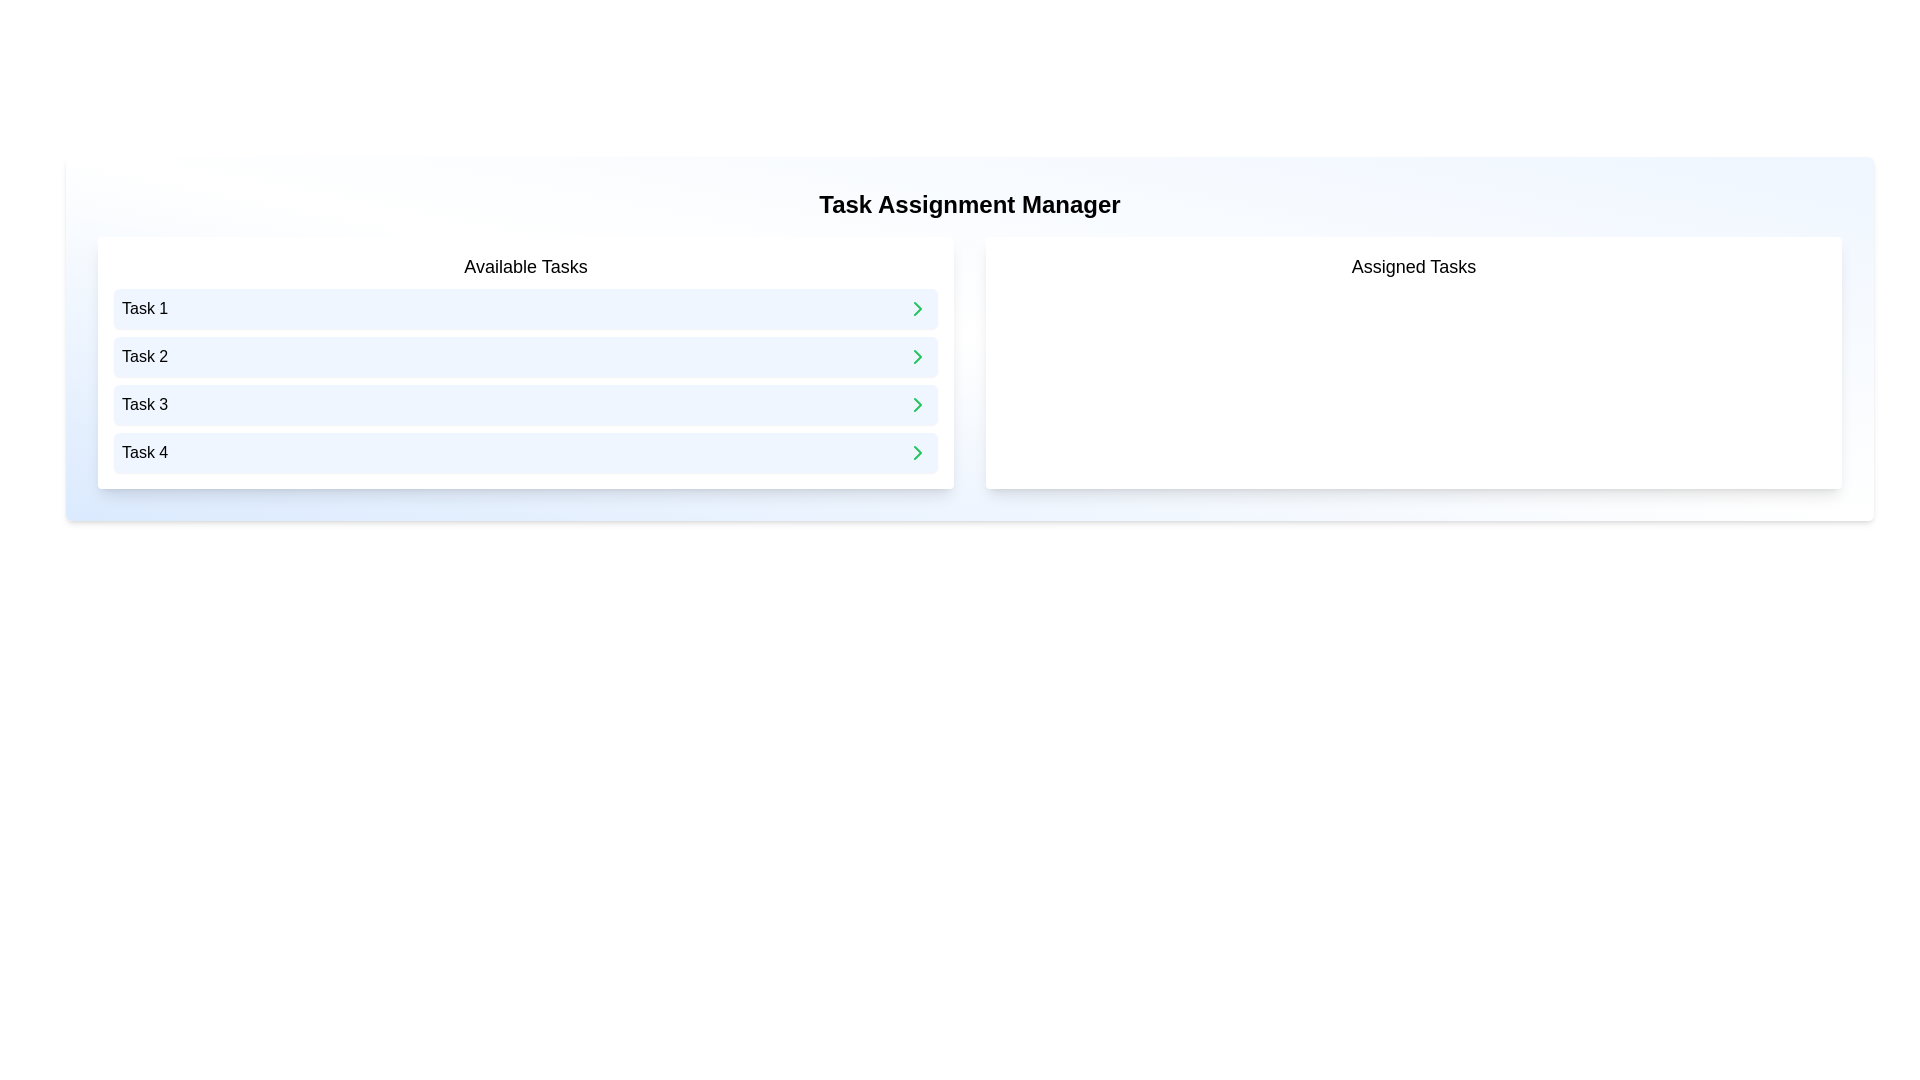 Image resolution: width=1920 pixels, height=1080 pixels. Describe the element at coordinates (916, 452) in the screenshot. I see `arrow button next to Task 4 to assign it to the assigned list` at that location.